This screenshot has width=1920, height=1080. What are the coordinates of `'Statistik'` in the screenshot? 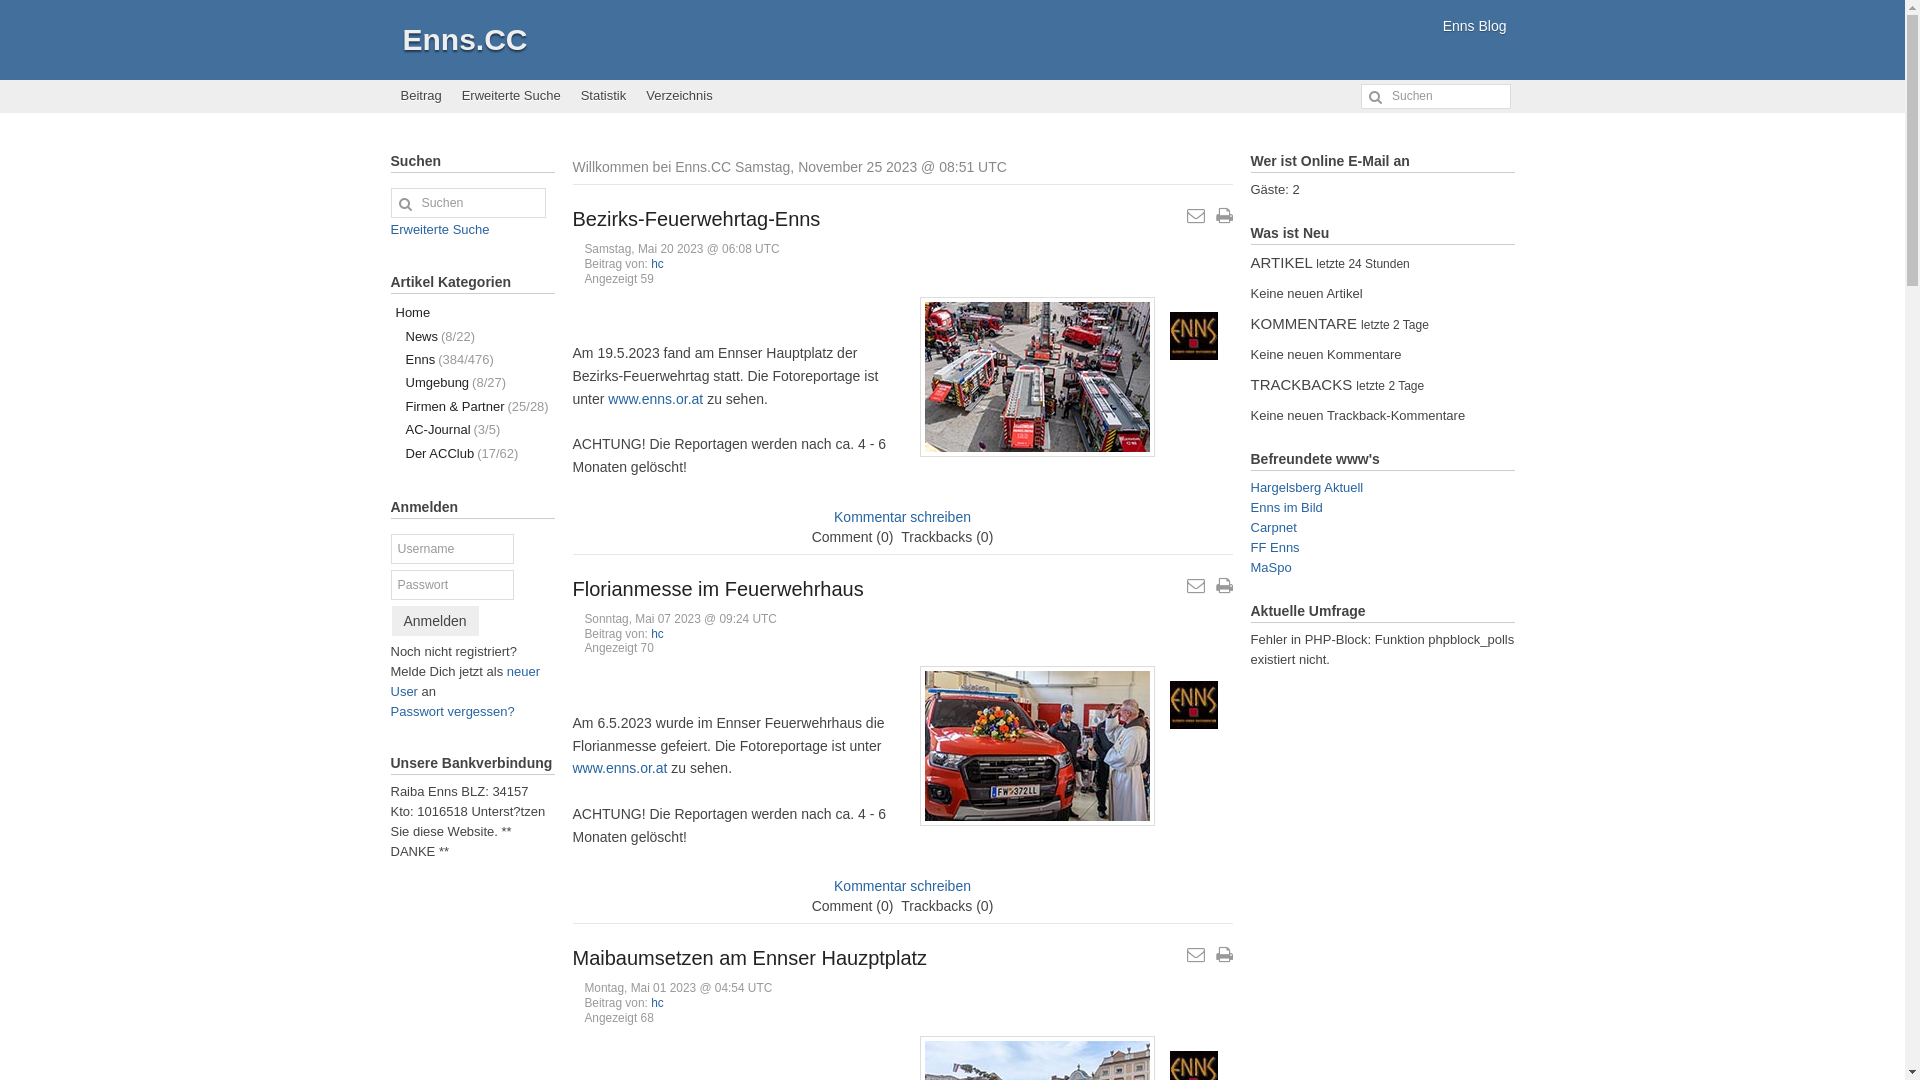 It's located at (603, 96).